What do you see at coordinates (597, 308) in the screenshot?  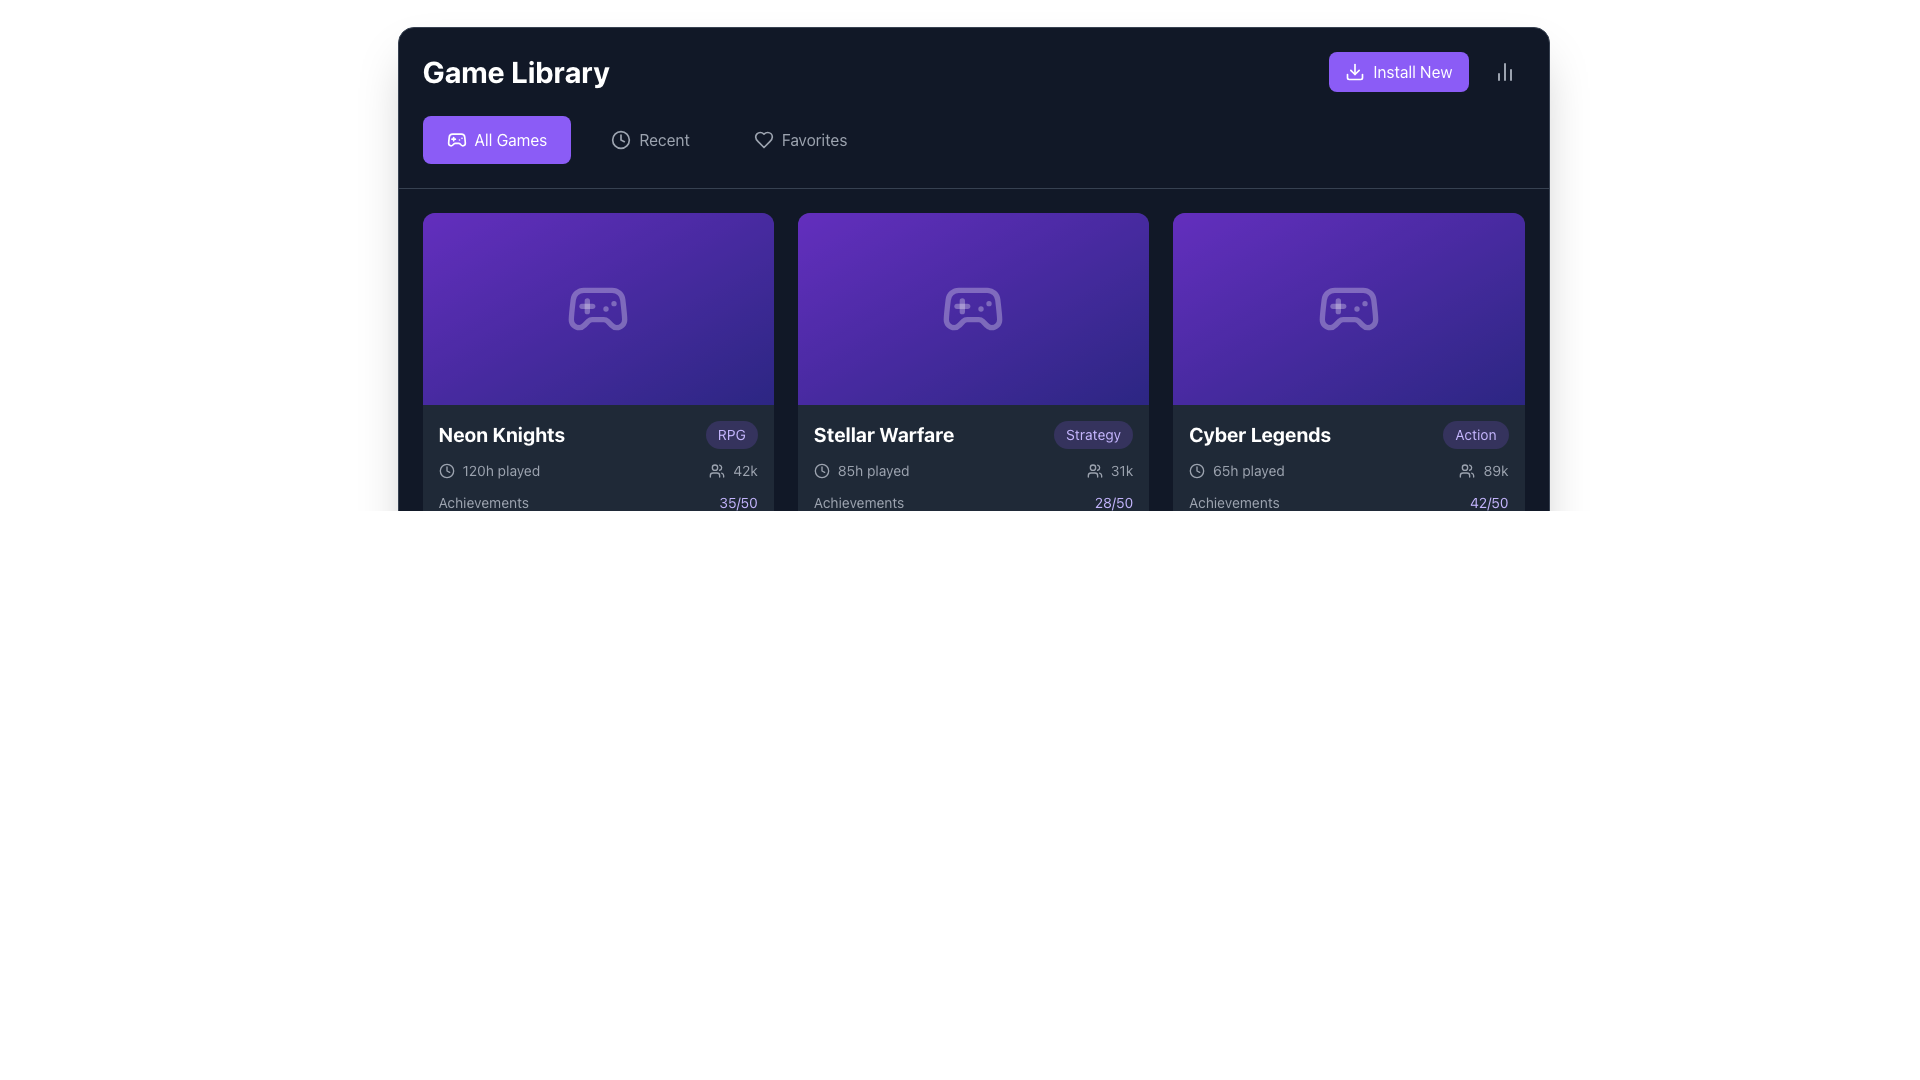 I see `the outlined game controller icon with rounded edges, styled in translucent white, located within the first game card under the 'Game Library' section` at bounding box center [597, 308].